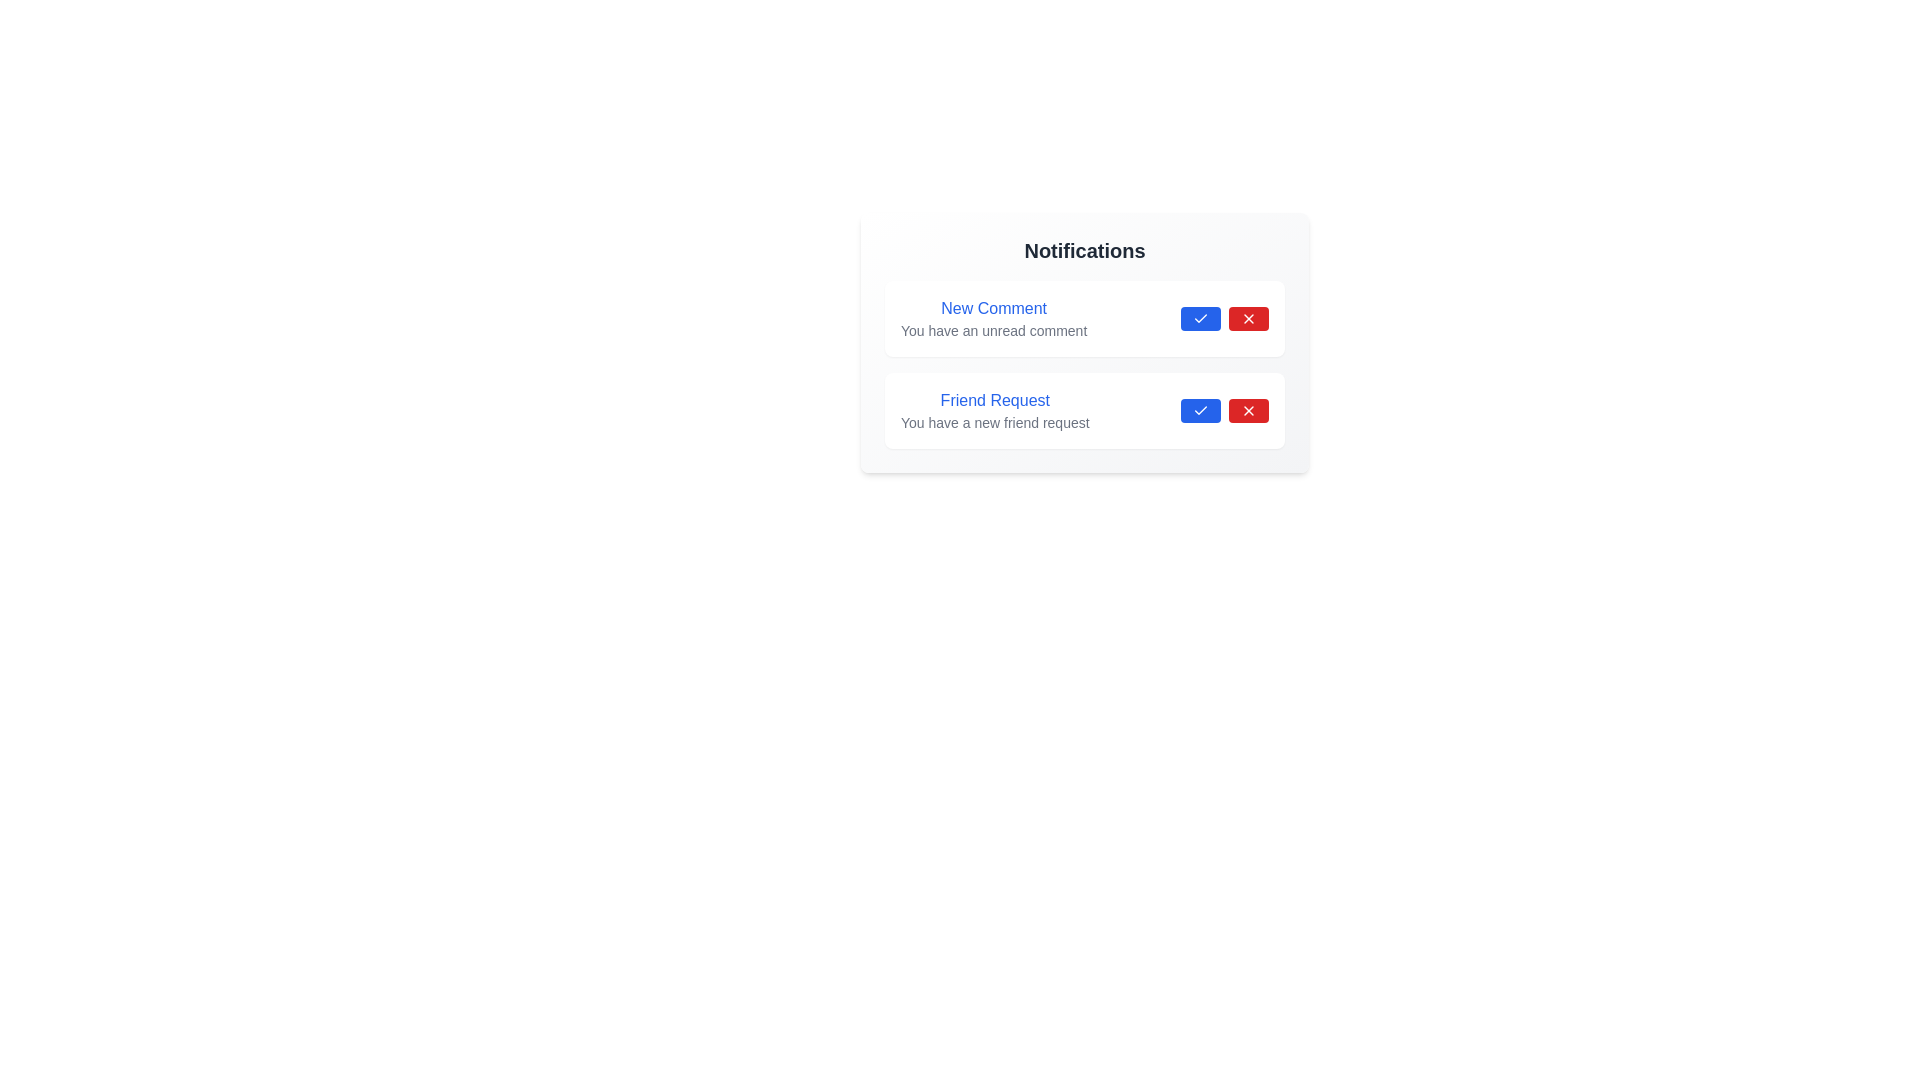 The image size is (1920, 1080). Describe the element at coordinates (1200, 410) in the screenshot. I see `the rectangular button with rounded corners, blue background, and white text, which includes a checkmark icon` at that location.